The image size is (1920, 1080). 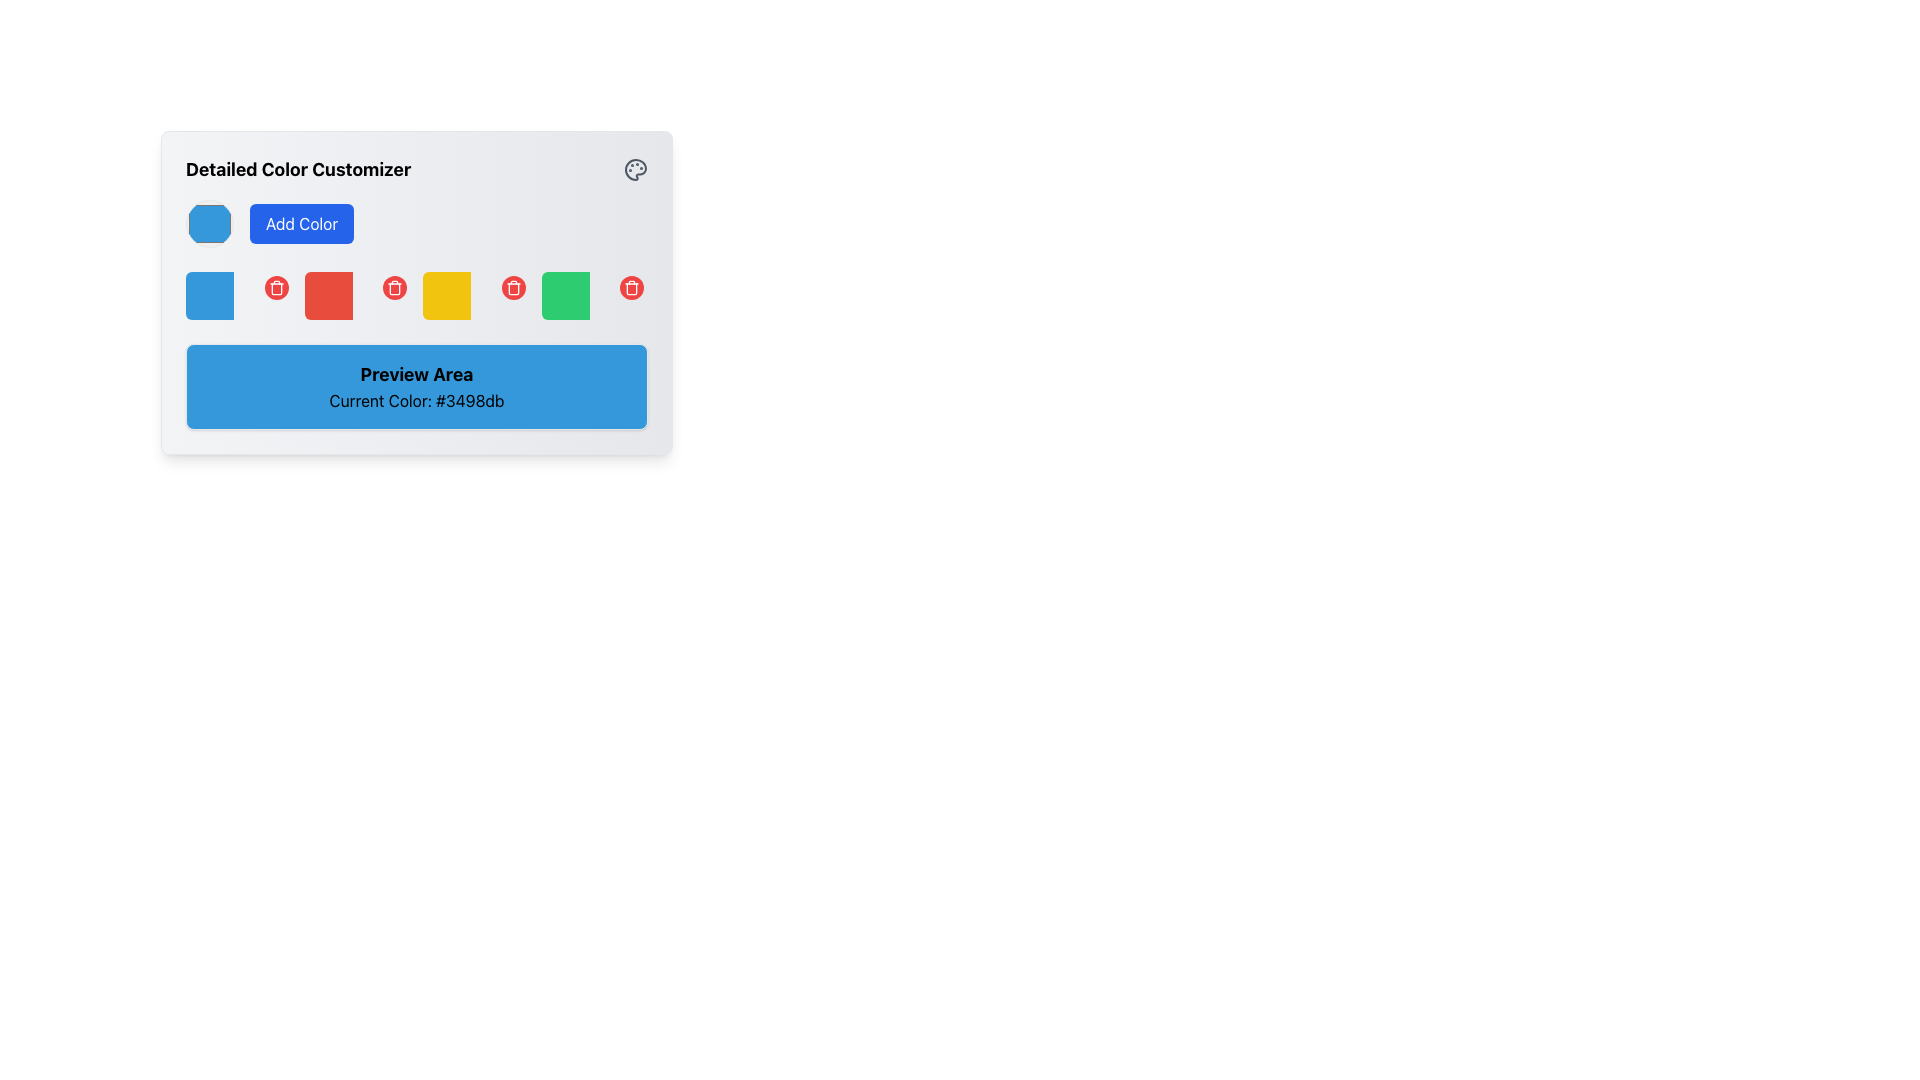 What do you see at coordinates (394, 289) in the screenshot?
I see `the trash can icon, which is a simple SVG graphic with a rectangular body and a lid, located beside the yellow color block in the center row of the interface` at bounding box center [394, 289].